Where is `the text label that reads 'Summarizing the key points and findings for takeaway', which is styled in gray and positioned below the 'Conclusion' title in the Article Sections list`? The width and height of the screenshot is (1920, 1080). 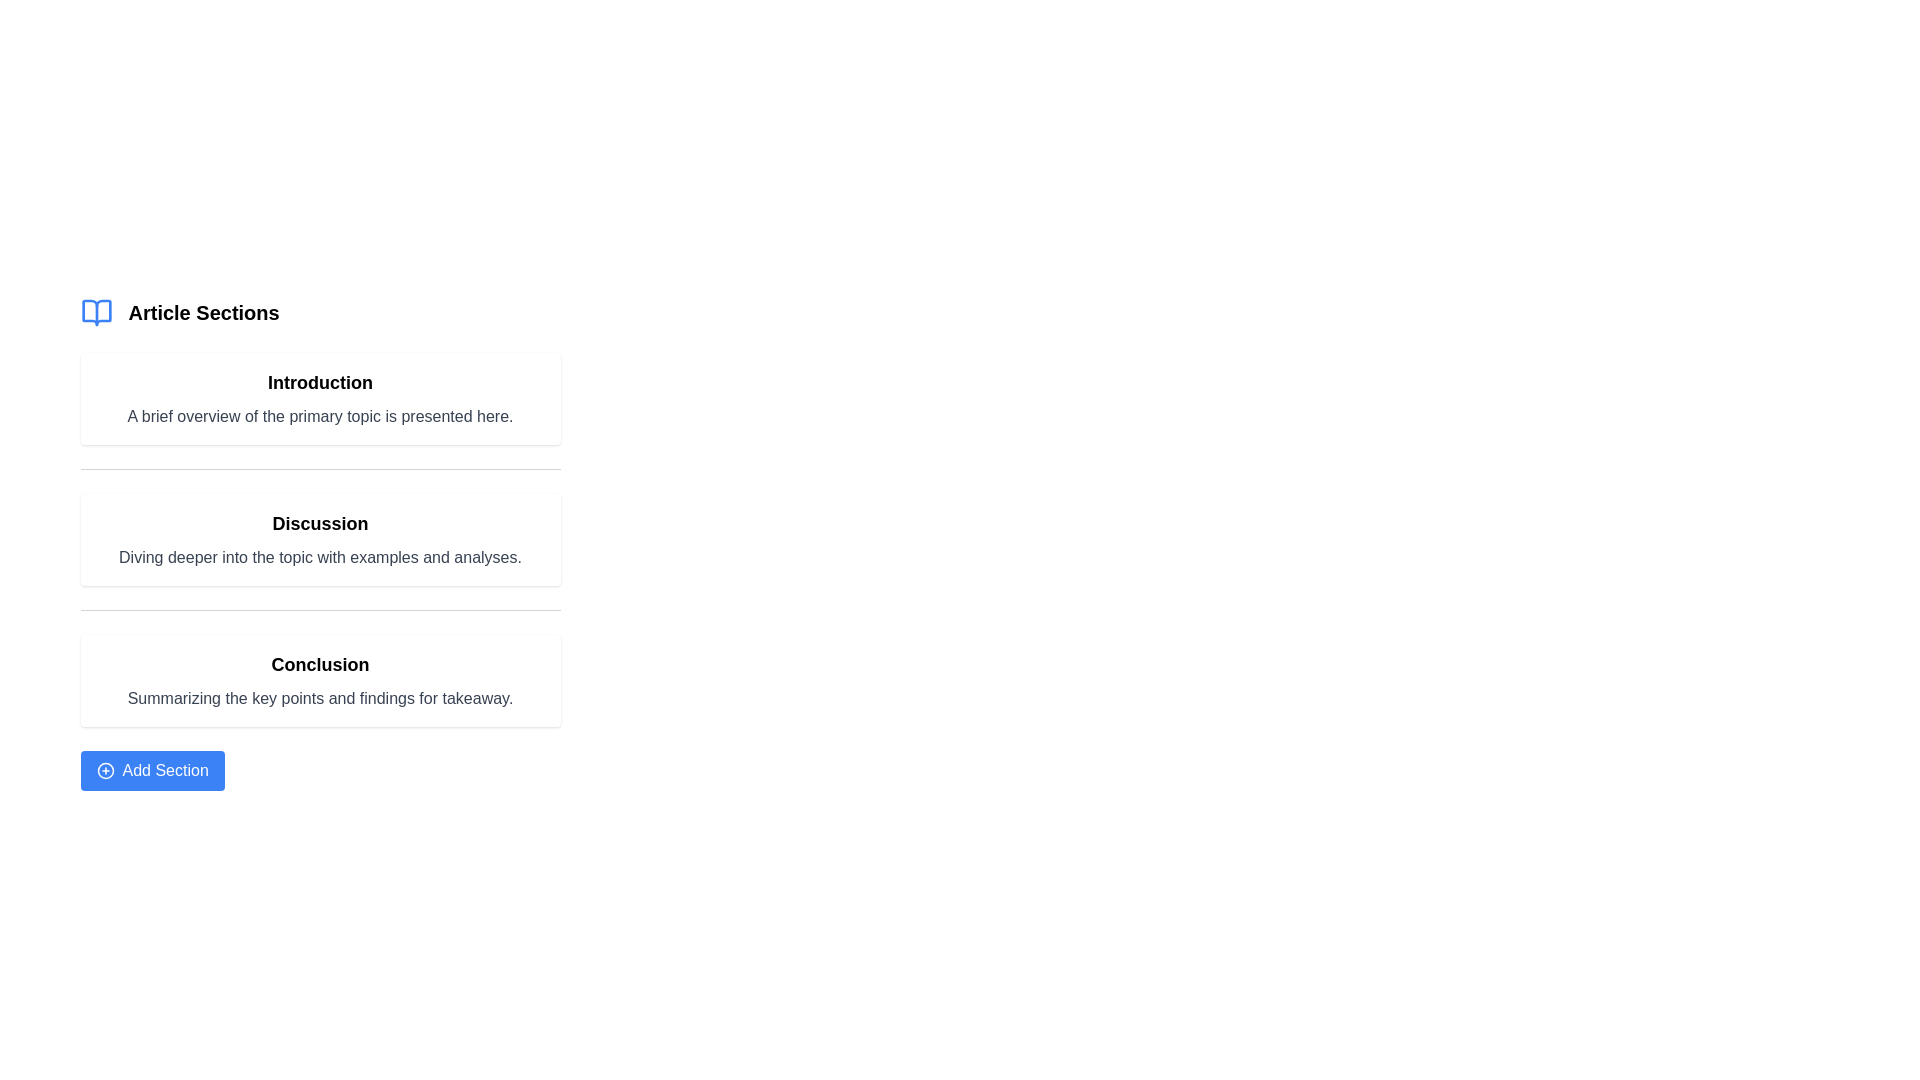
the text label that reads 'Summarizing the key points and findings for takeaway', which is styled in gray and positioned below the 'Conclusion' title in the Article Sections list is located at coordinates (320, 697).